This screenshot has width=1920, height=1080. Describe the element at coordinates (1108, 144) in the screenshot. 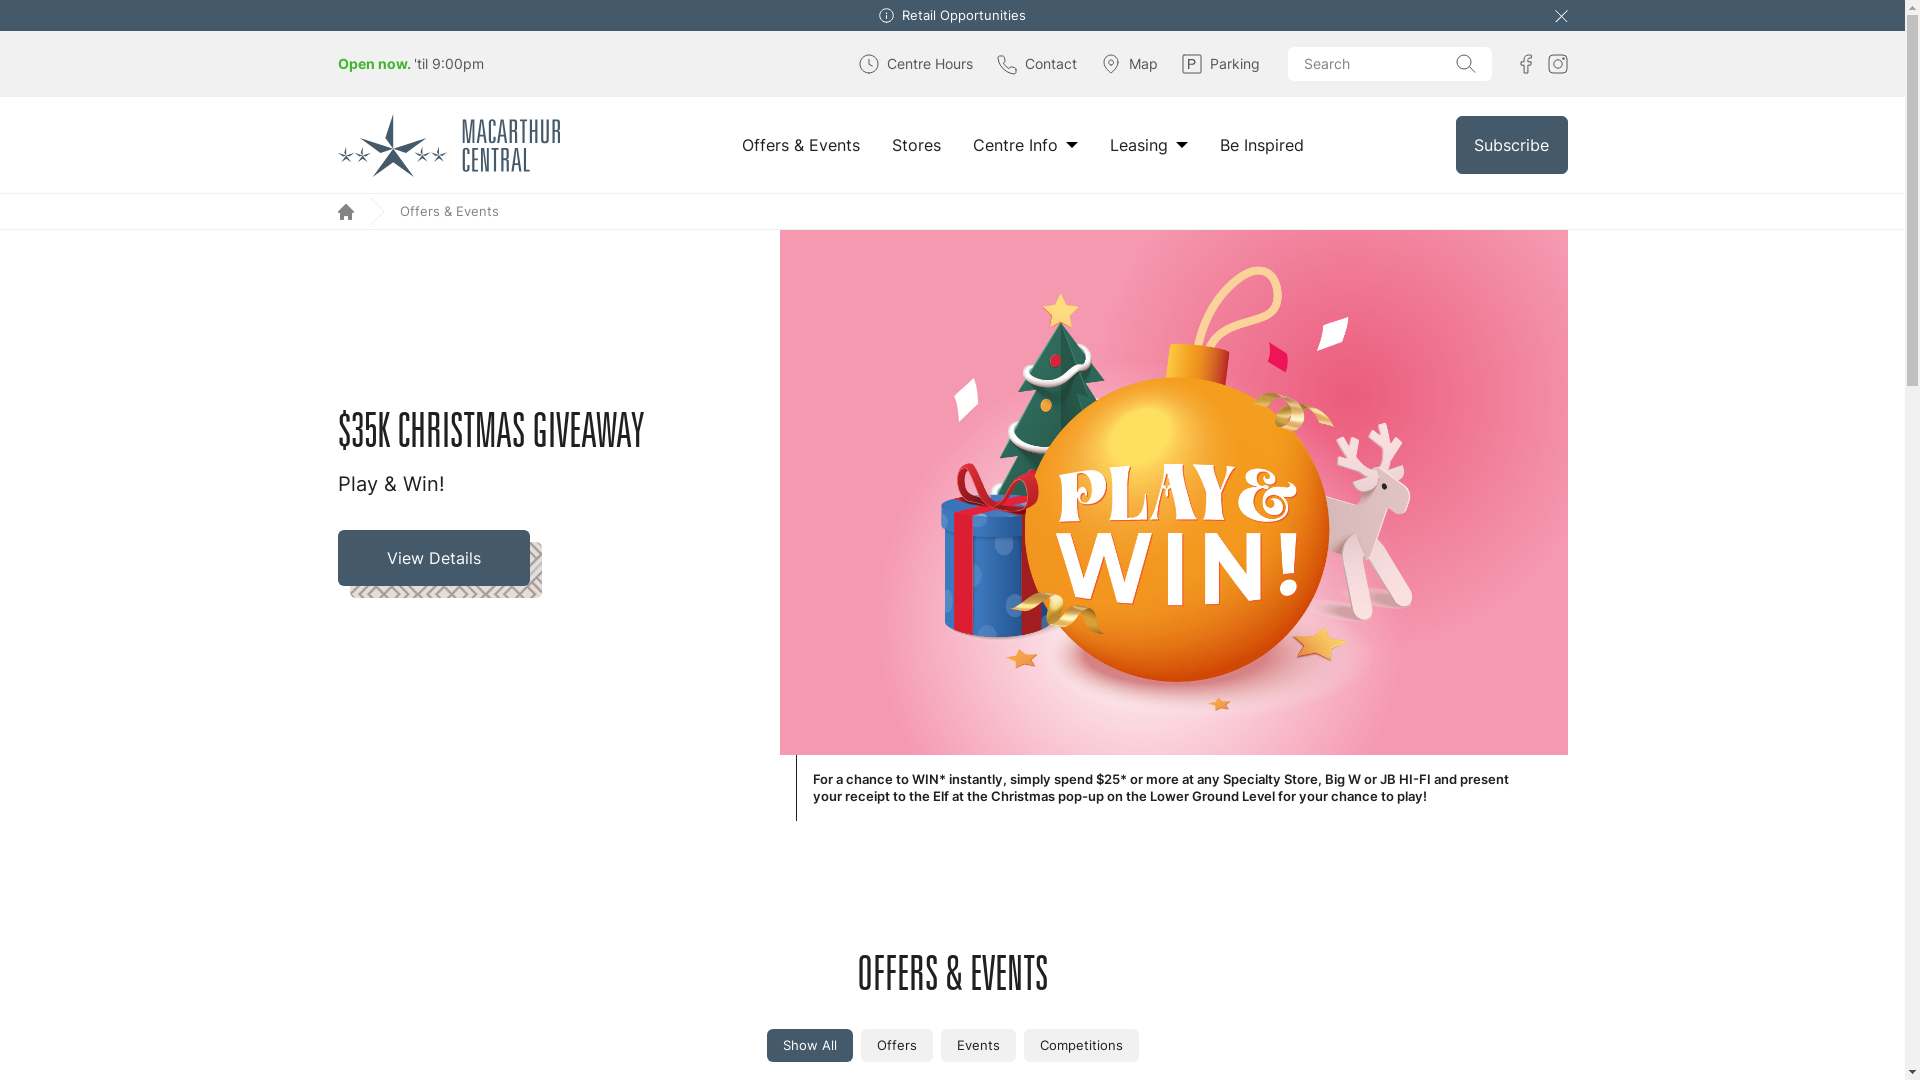

I see `'Leasing'` at that location.